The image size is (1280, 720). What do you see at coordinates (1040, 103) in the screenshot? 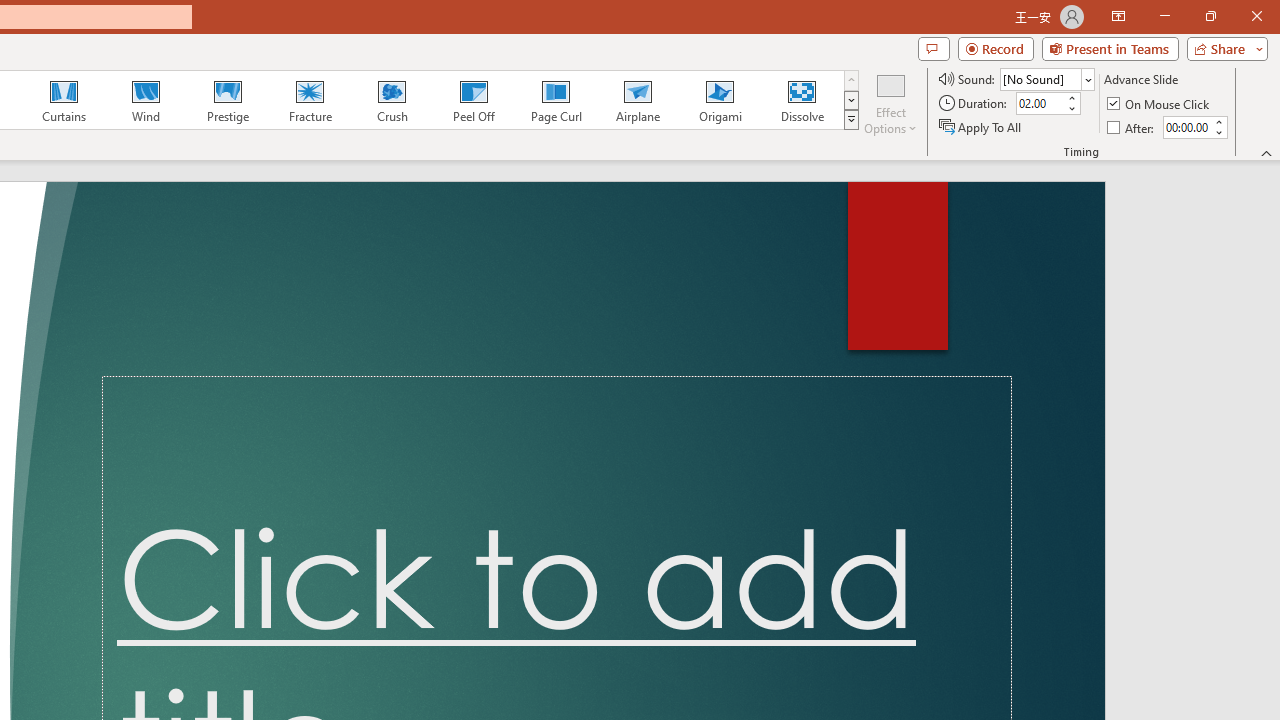
I see `'Duration'` at bounding box center [1040, 103].